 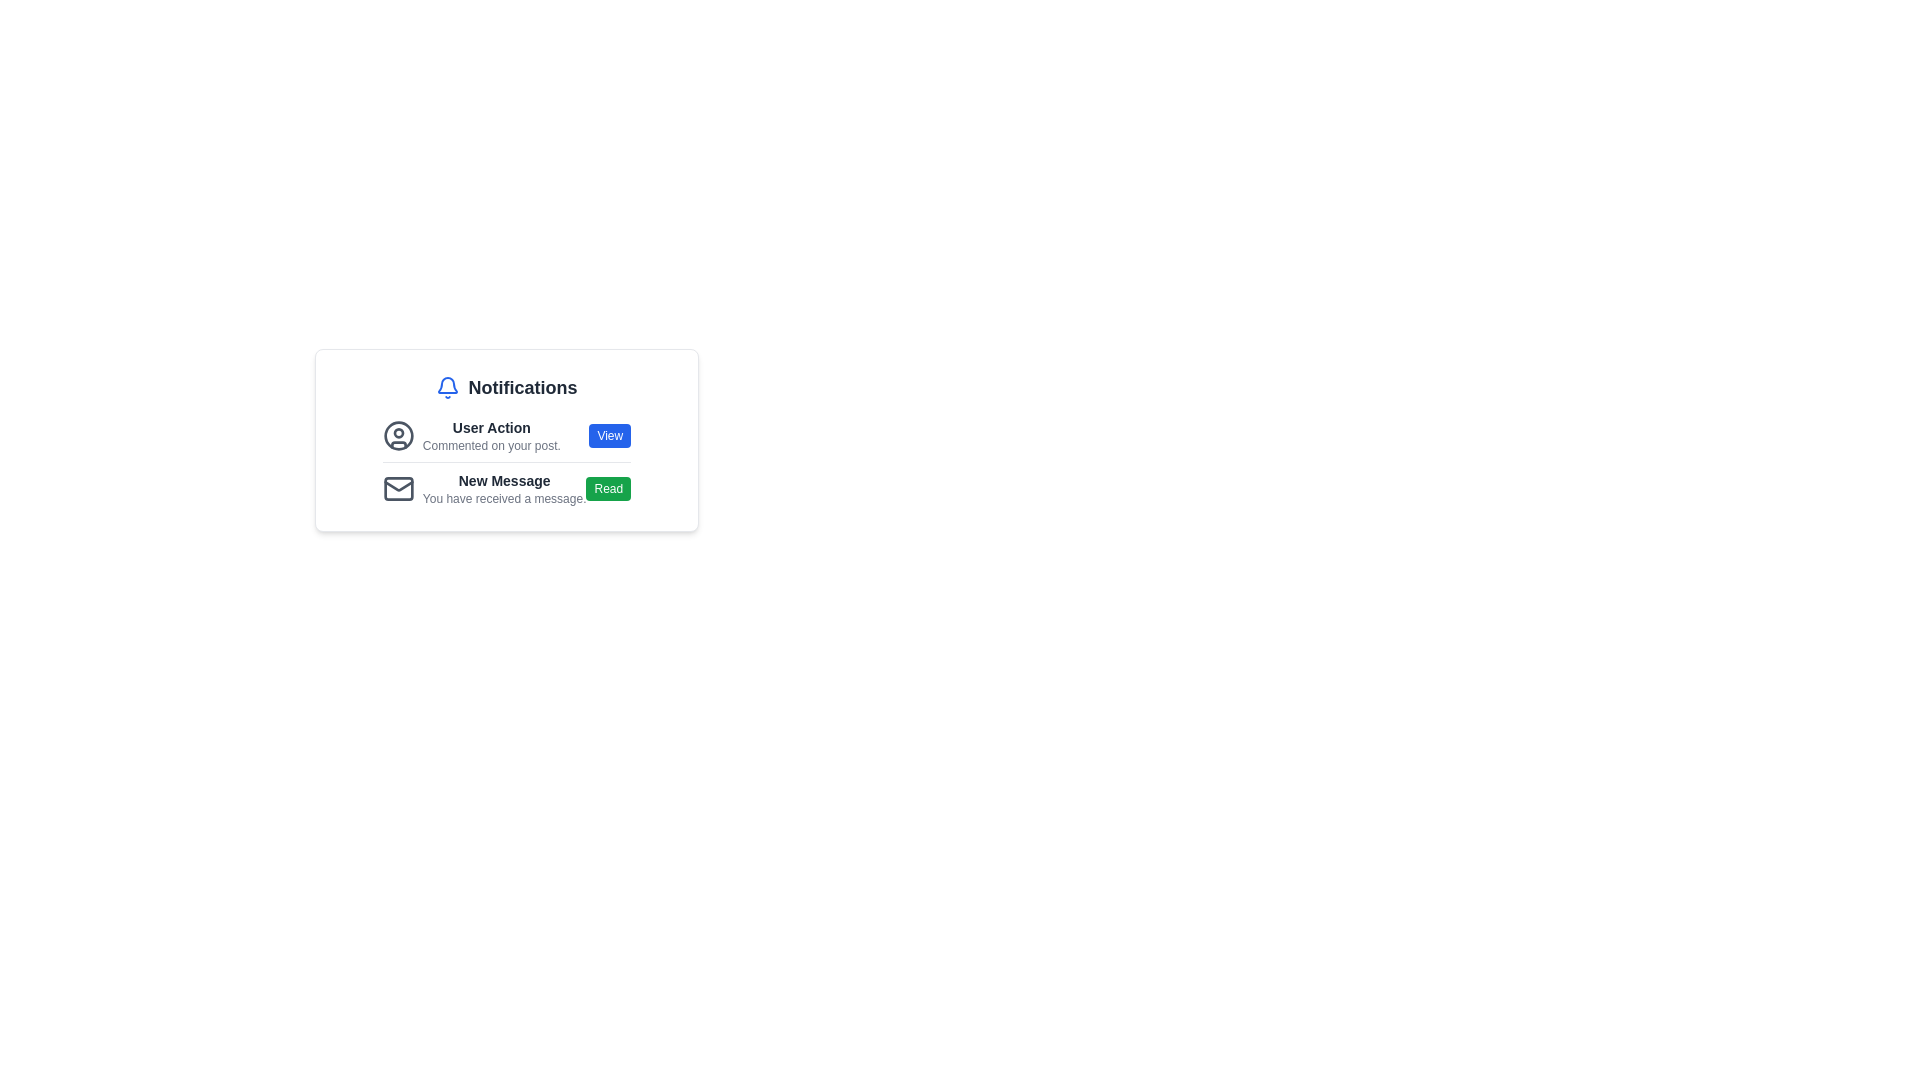 I want to click on the bell icon element with a blue outline, which is located to the left of the 'Notifications' text, so click(x=447, y=388).